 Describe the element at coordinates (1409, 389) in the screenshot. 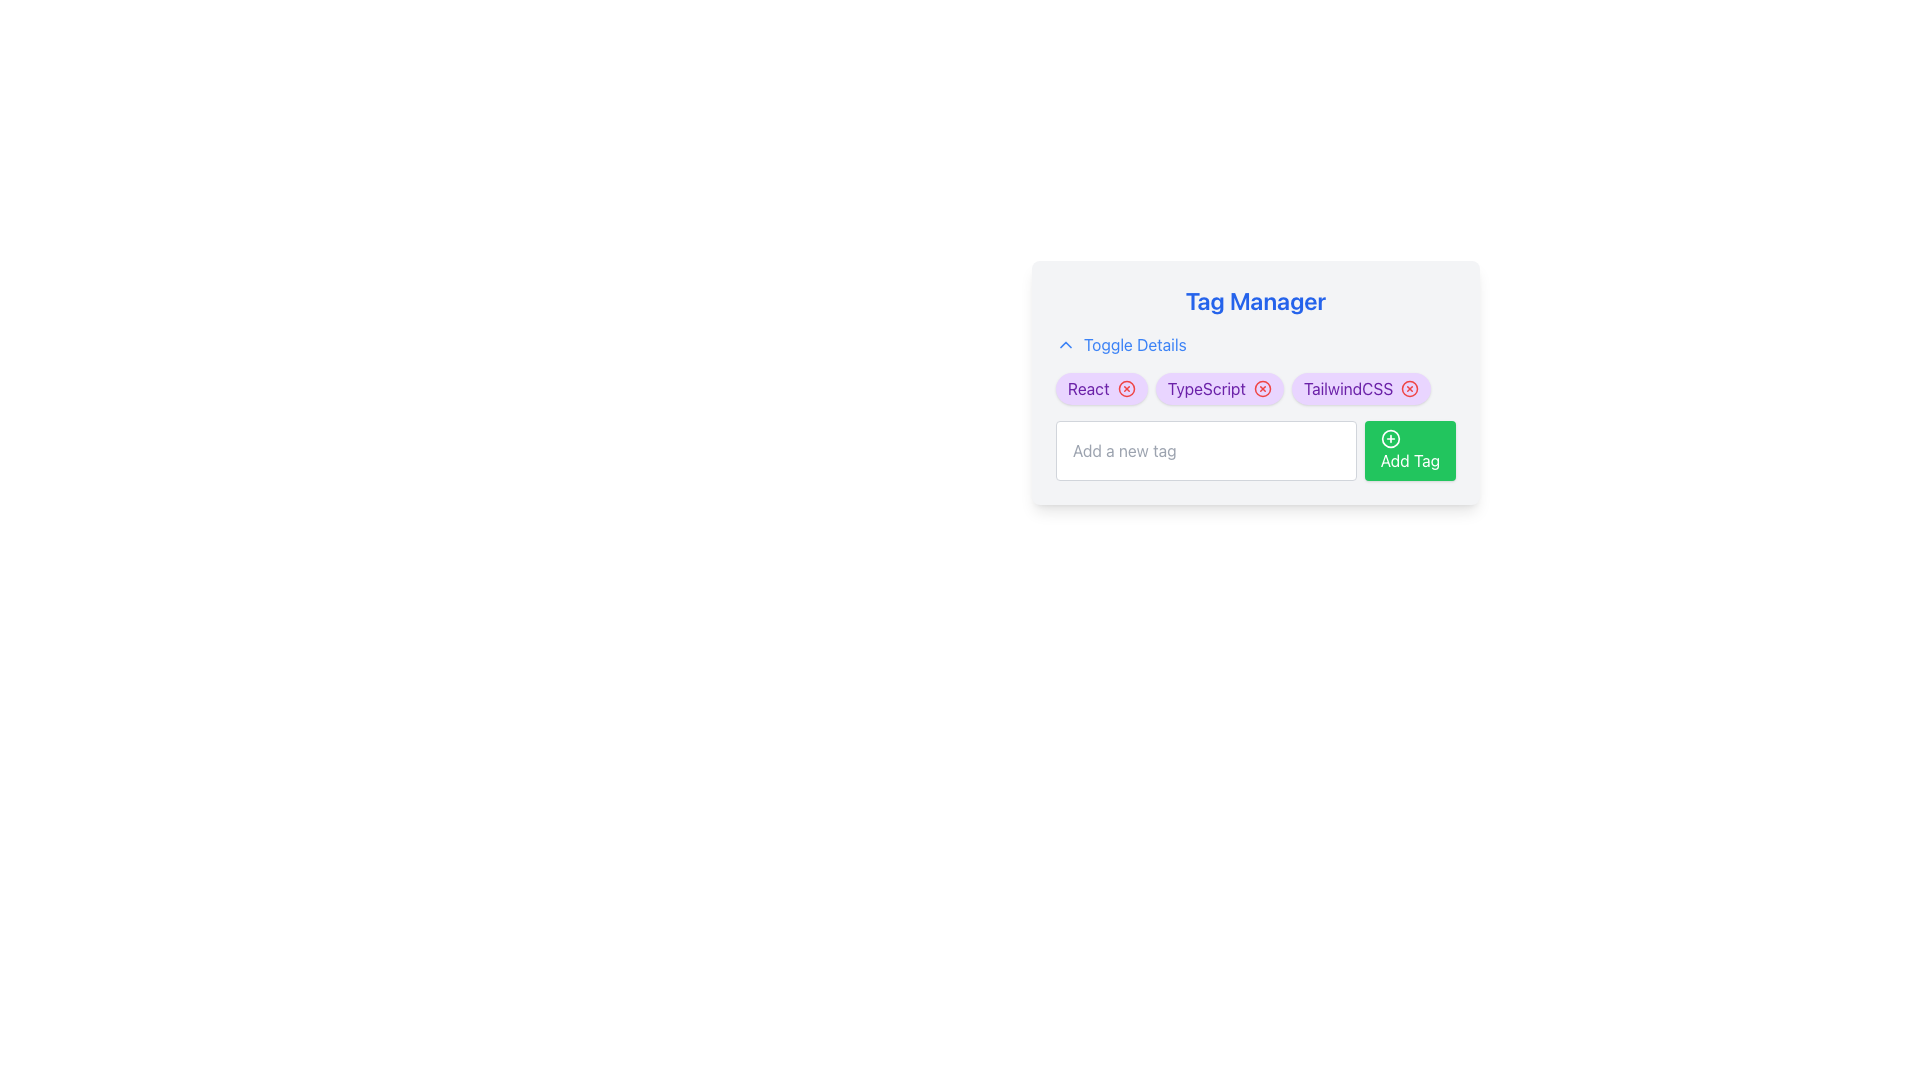

I see `the small circular red icon with a cross symbol` at that location.